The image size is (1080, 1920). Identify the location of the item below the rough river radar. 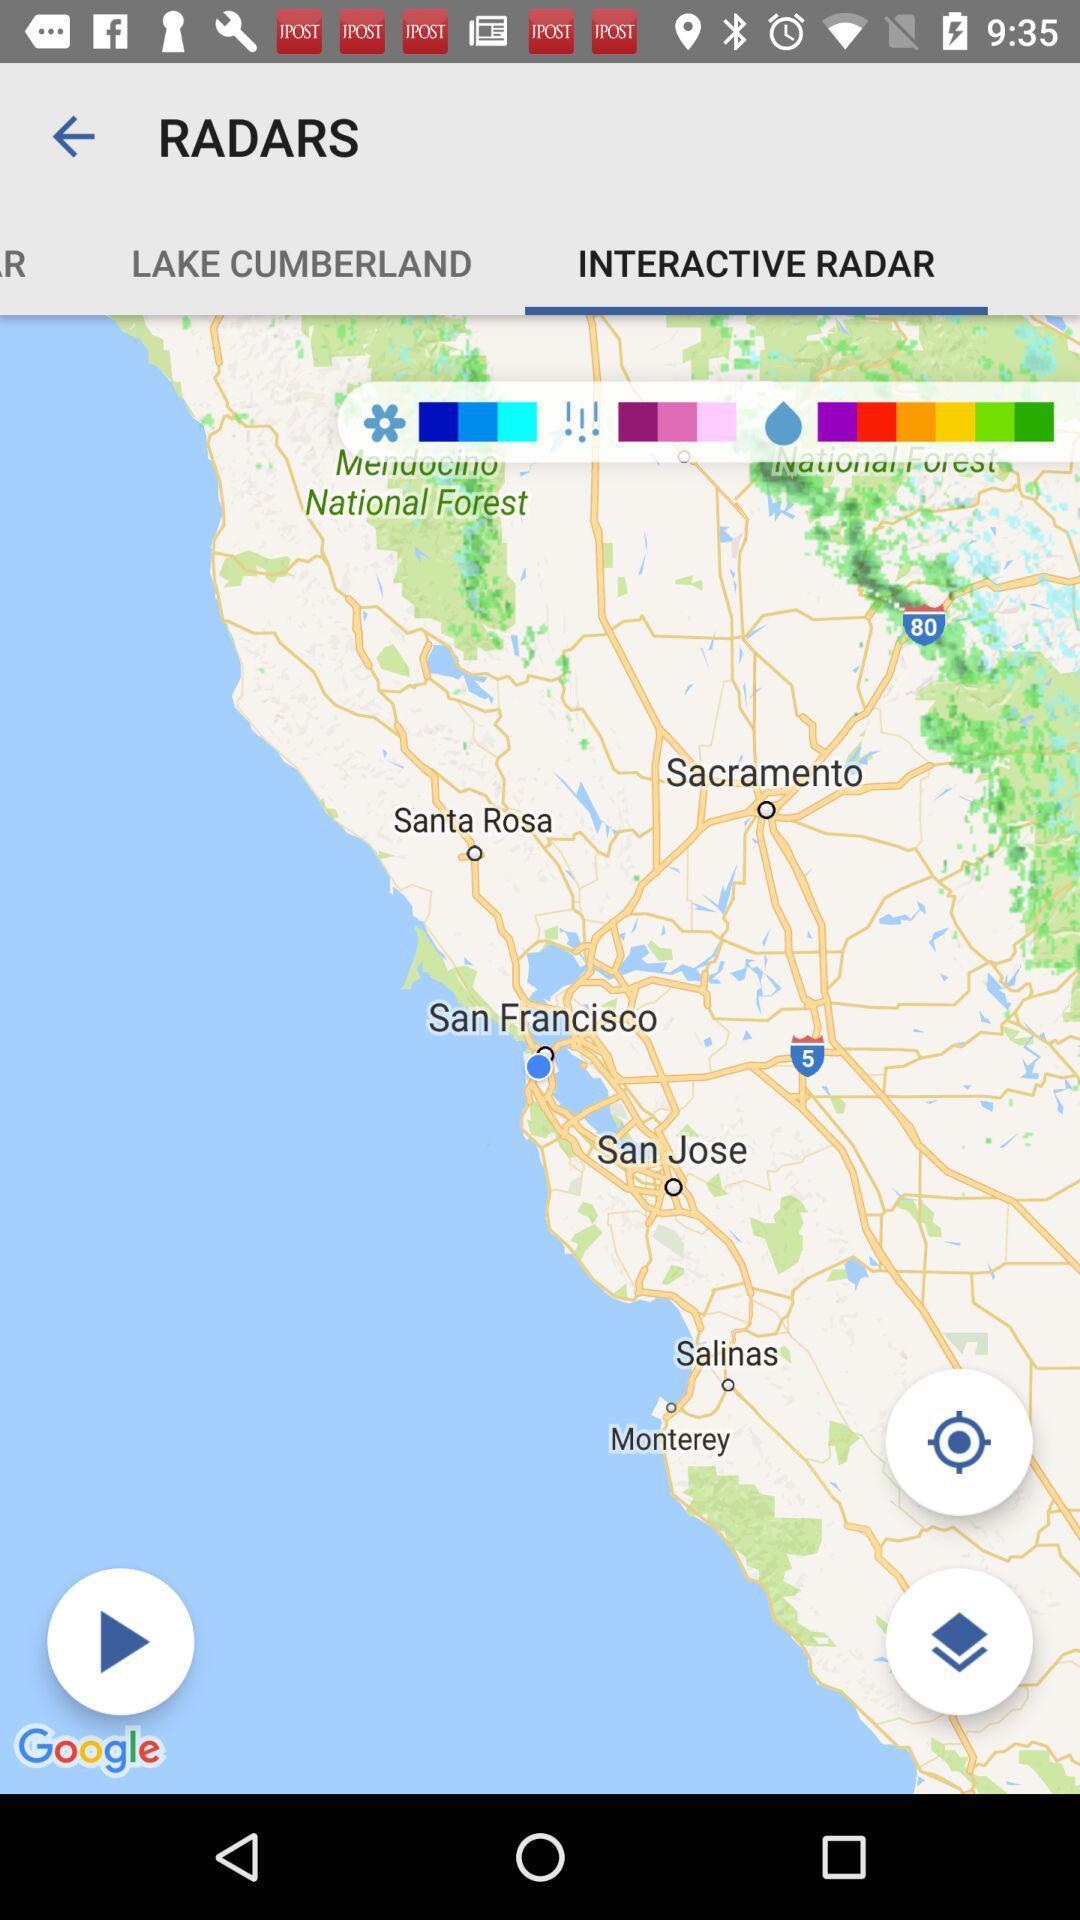
(540, 1053).